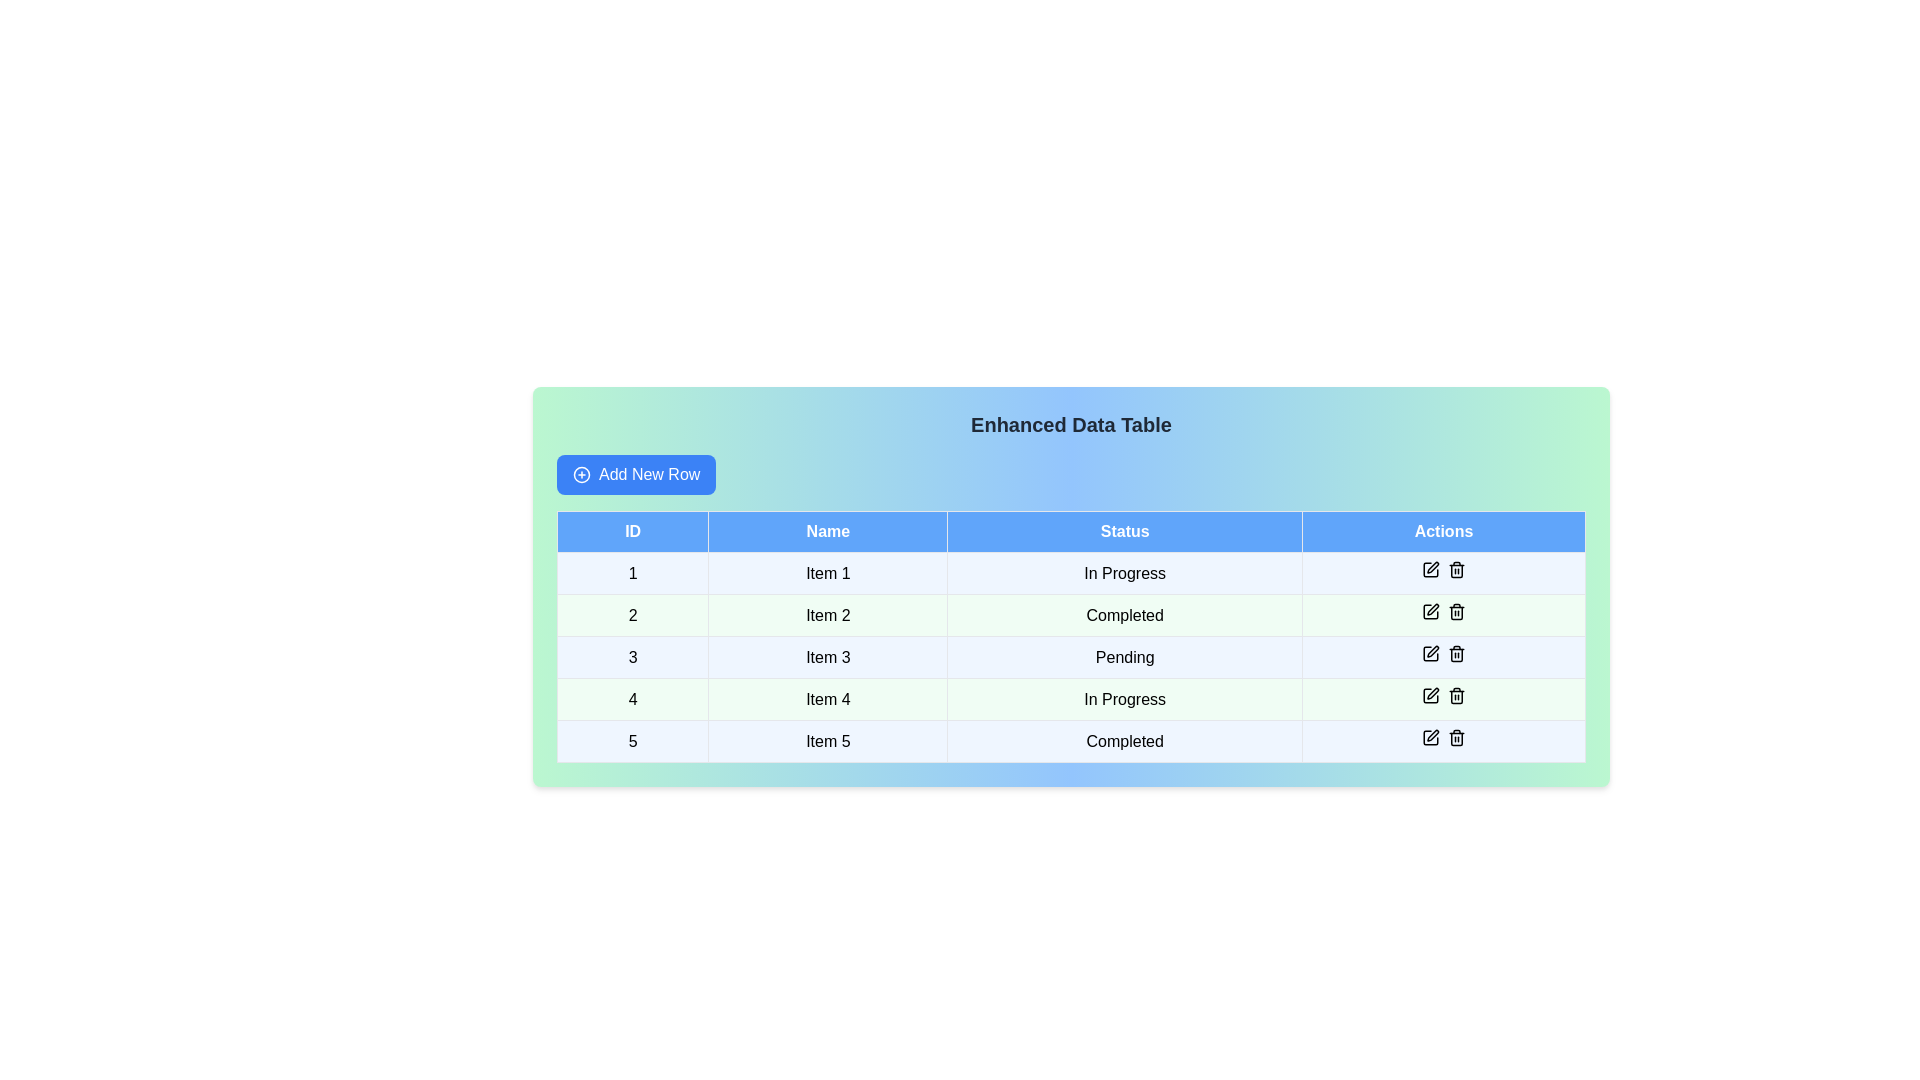 The width and height of the screenshot is (1920, 1080). What do you see at coordinates (1070, 657) in the screenshot?
I see `the third row in the data table, which includes ID '3', name 'Item 3', and status 'Pending'` at bounding box center [1070, 657].